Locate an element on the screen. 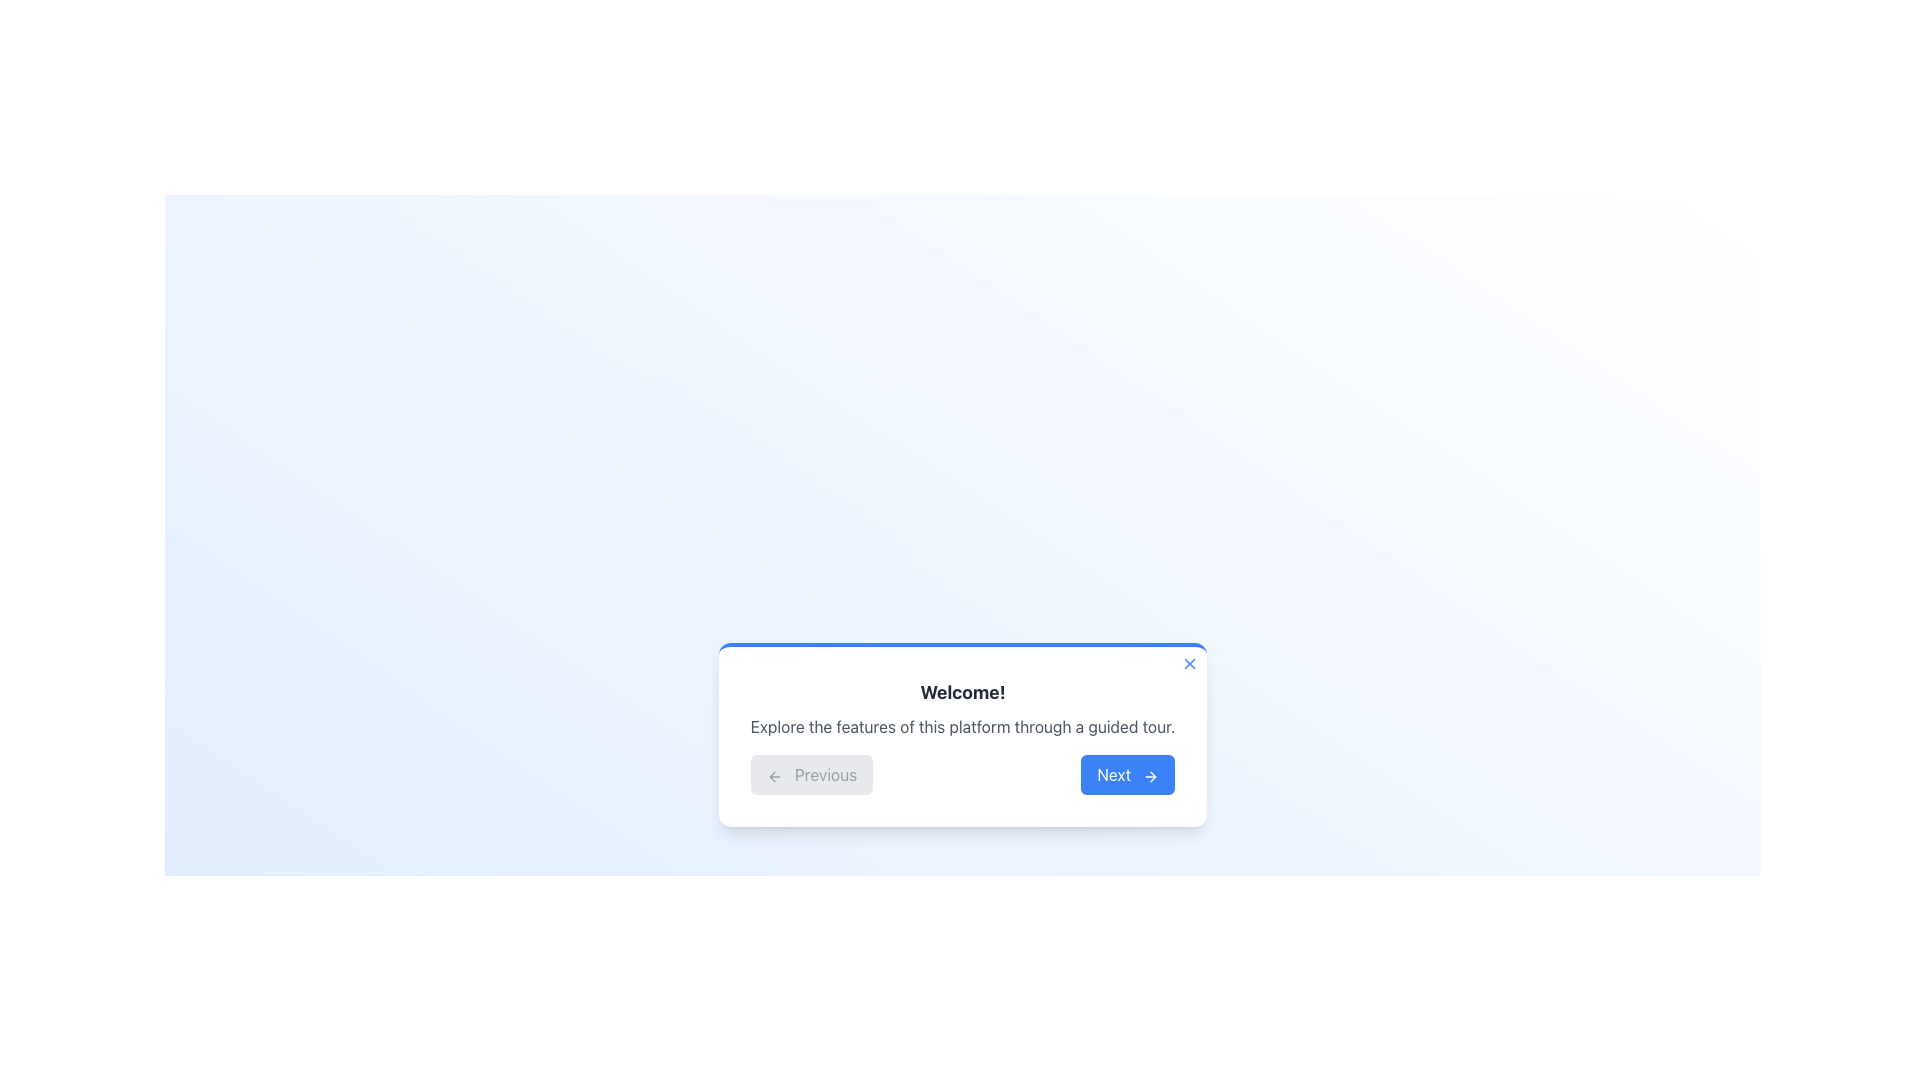 This screenshot has height=1080, width=1920. the small, square close button located at the top-right corner of the modal dialog is located at coordinates (1190, 663).